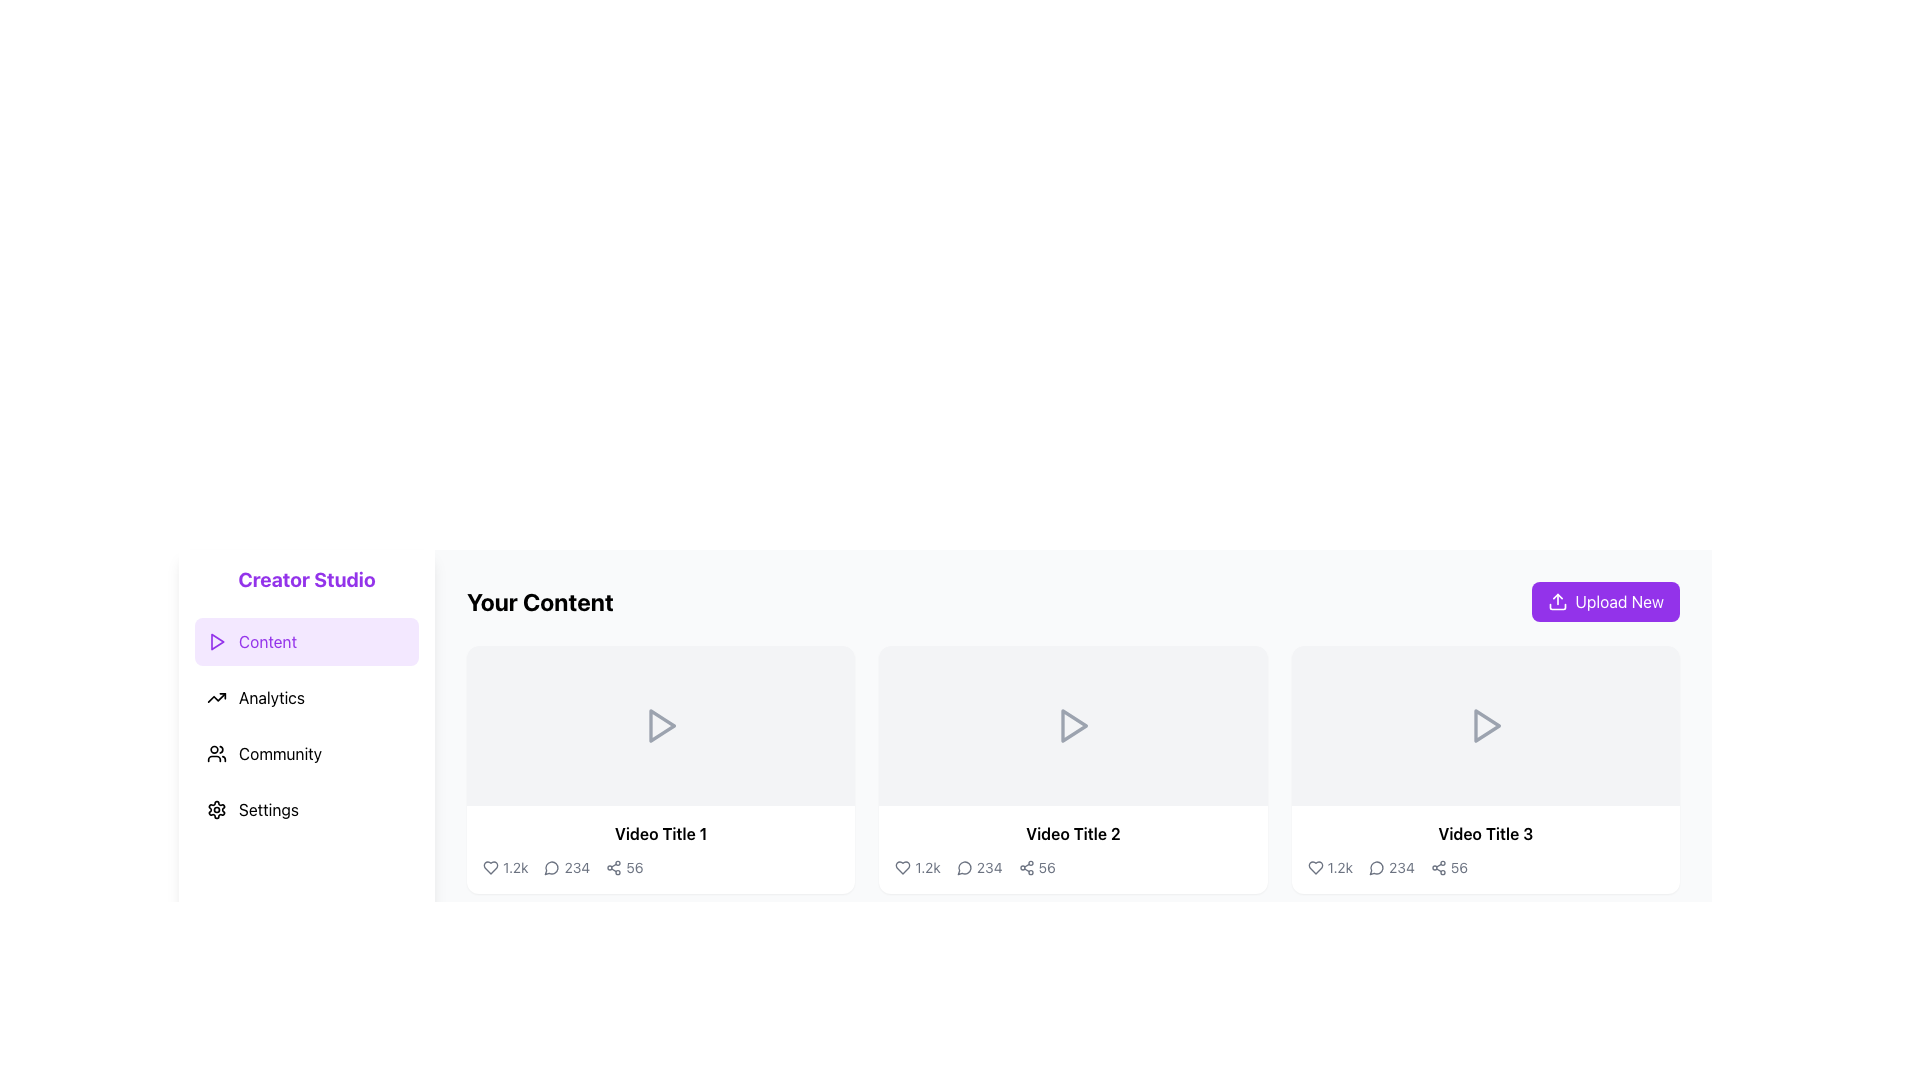 The height and width of the screenshot is (1080, 1920). What do you see at coordinates (267, 641) in the screenshot?
I see `the 'Content' navigation label in the sidebar menu` at bounding box center [267, 641].